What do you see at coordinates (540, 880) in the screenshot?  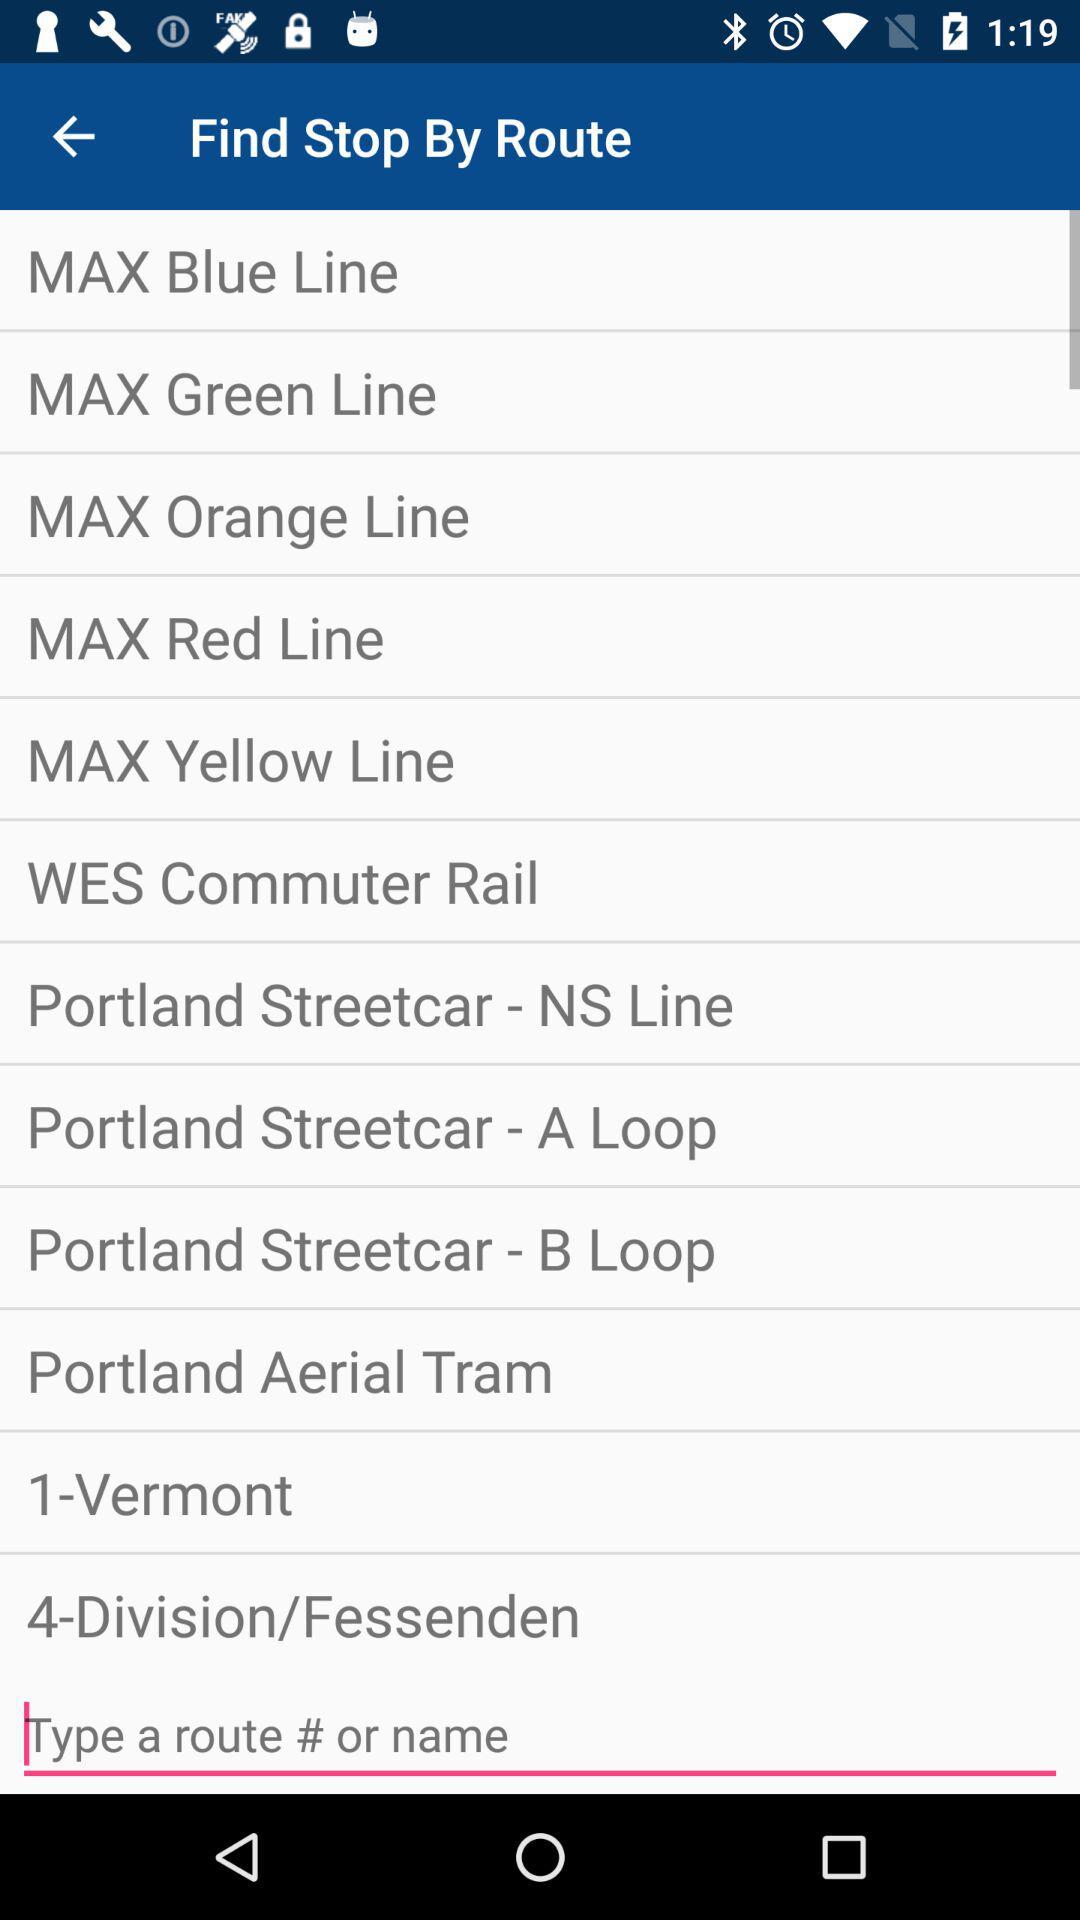 I see `the item above the portland streetcar ns icon` at bounding box center [540, 880].